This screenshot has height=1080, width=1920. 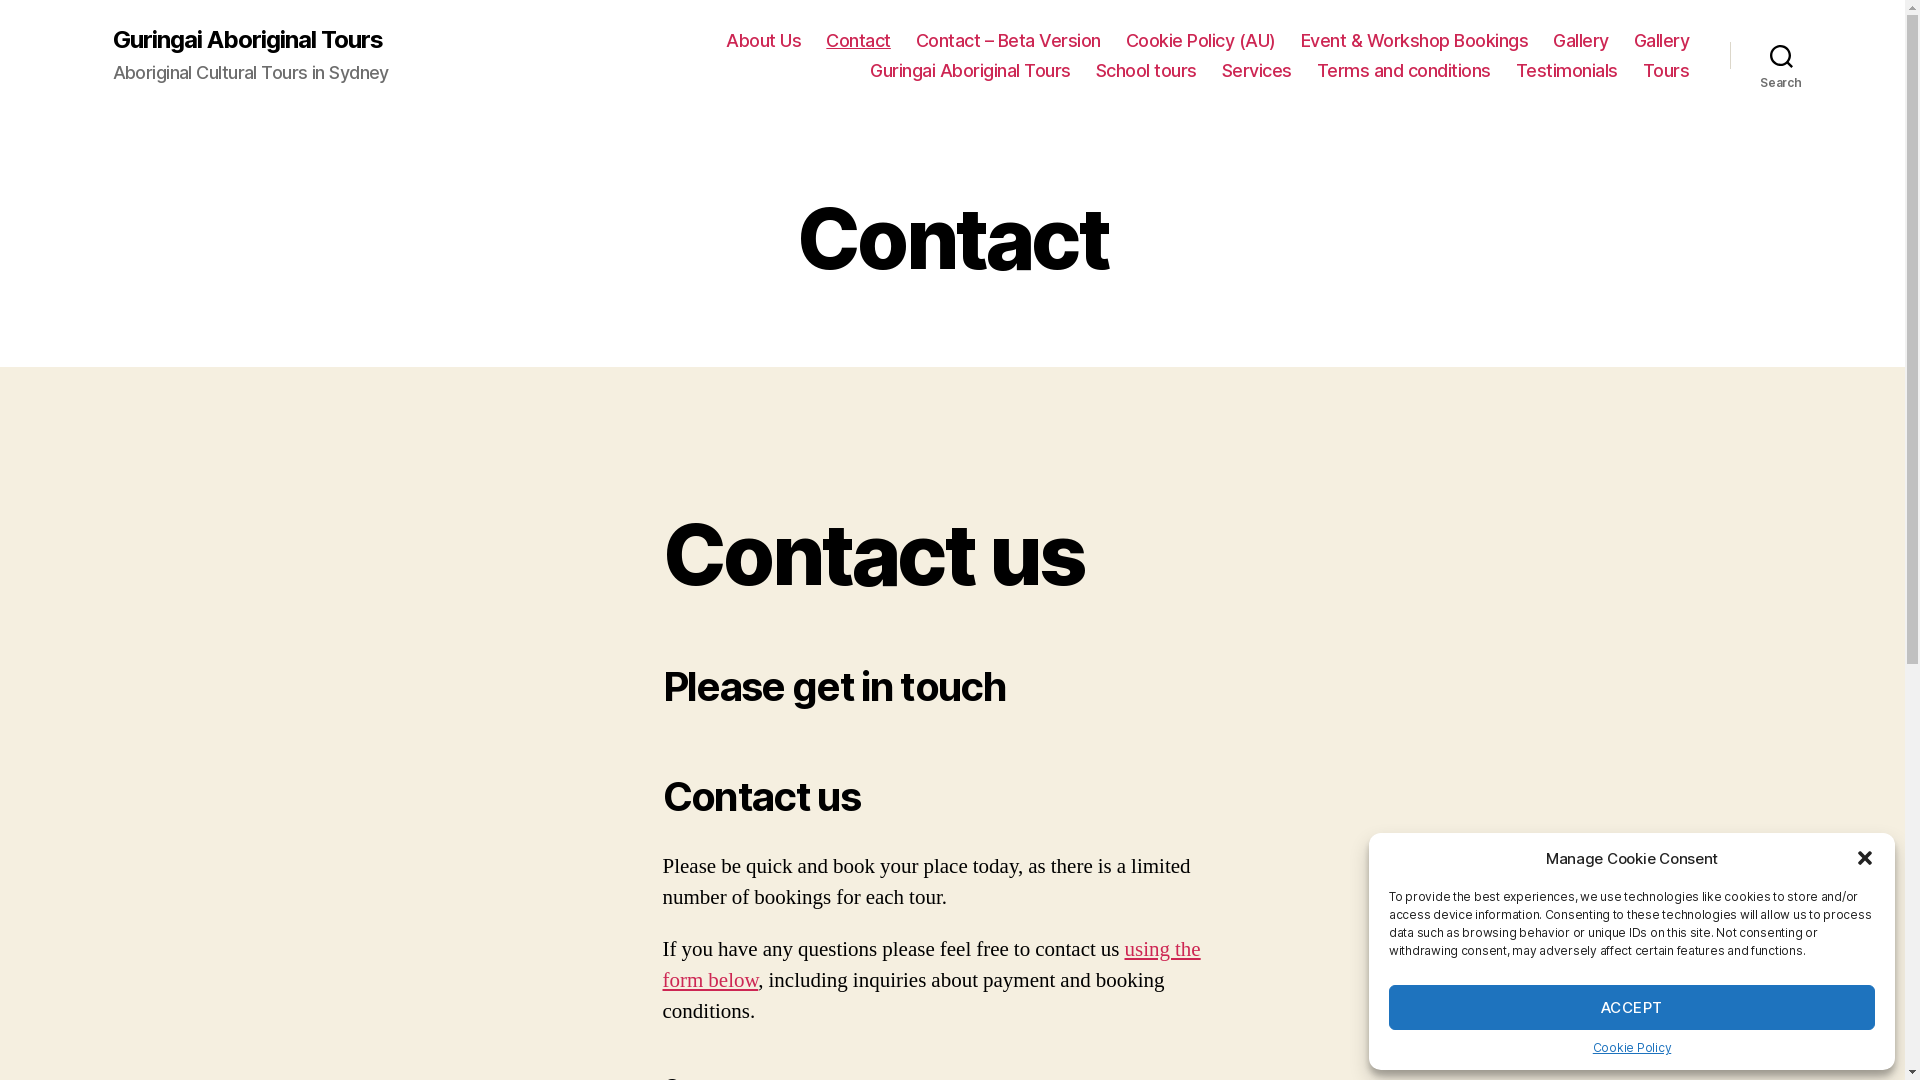 What do you see at coordinates (1387, 1007) in the screenshot?
I see `'ACCEPT'` at bounding box center [1387, 1007].